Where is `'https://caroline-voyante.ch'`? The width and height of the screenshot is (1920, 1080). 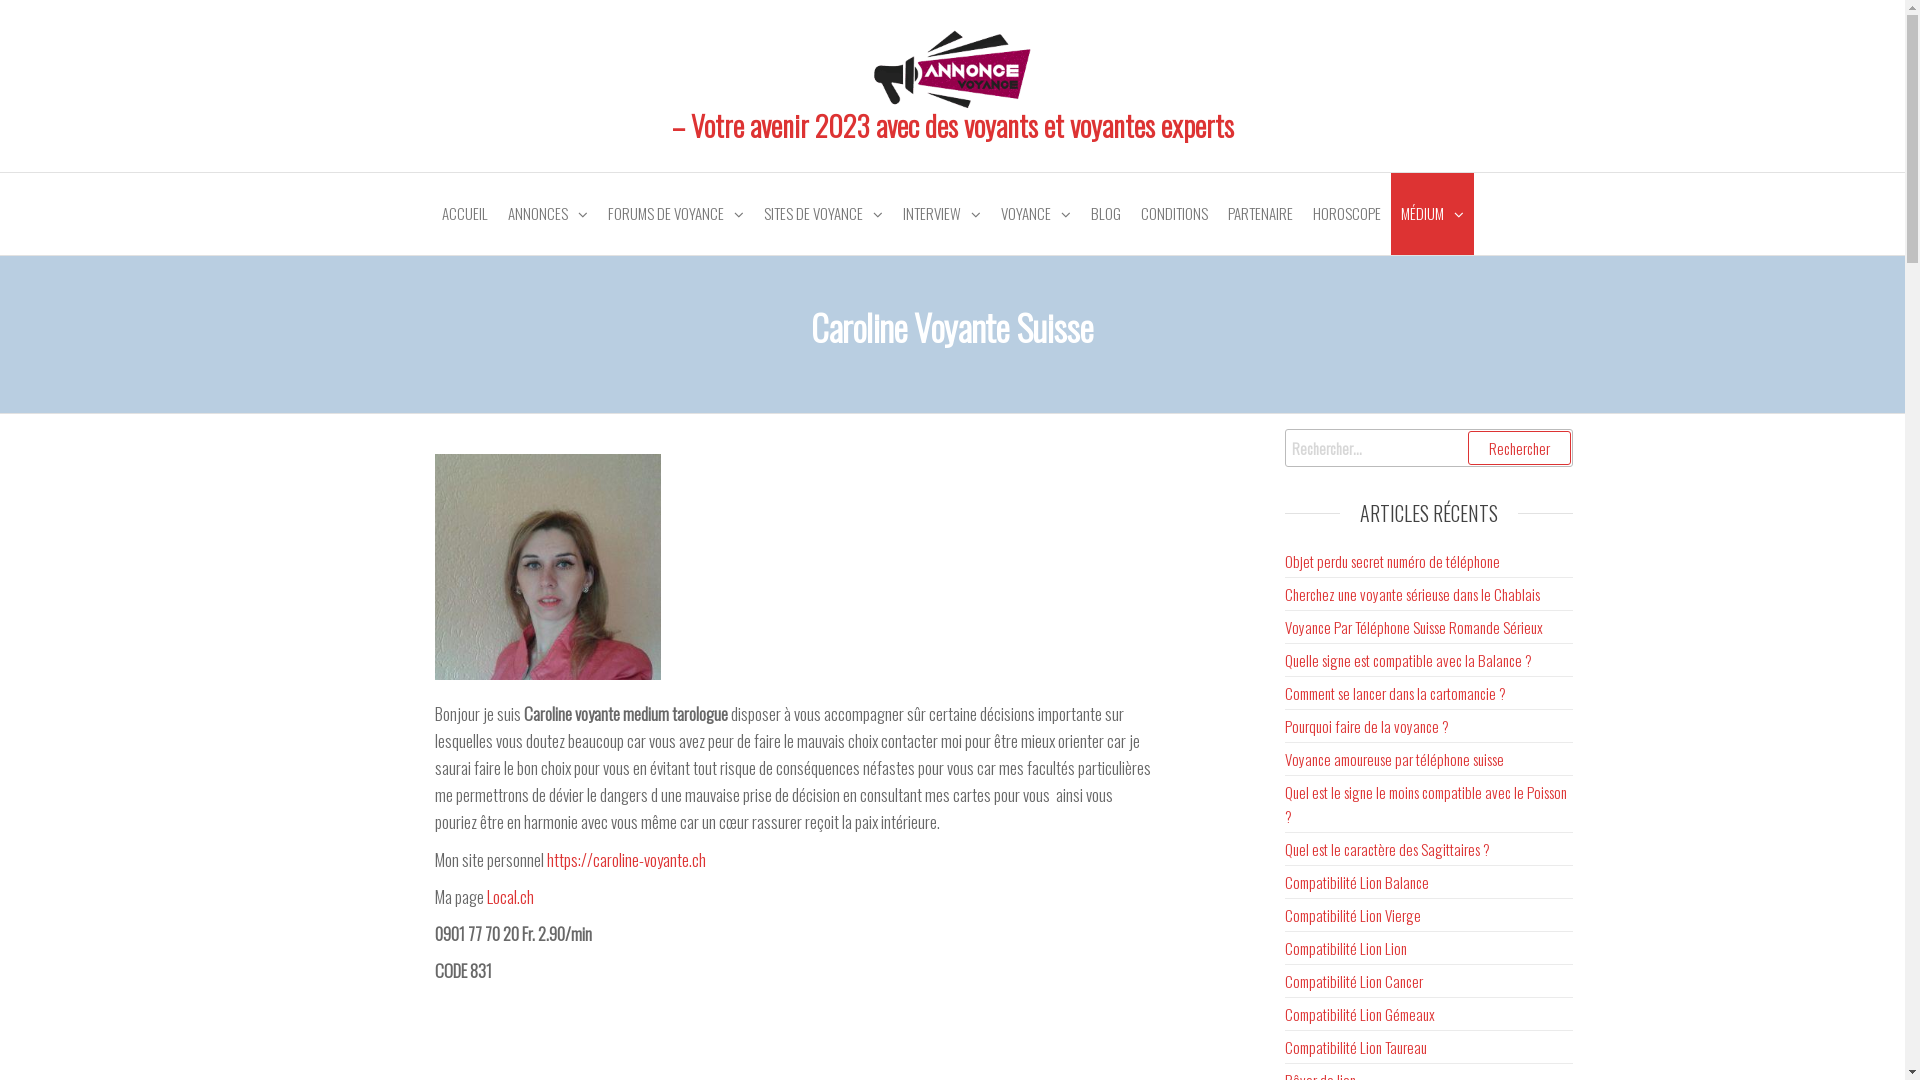 'https://caroline-voyante.ch' is located at coordinates (625, 858).